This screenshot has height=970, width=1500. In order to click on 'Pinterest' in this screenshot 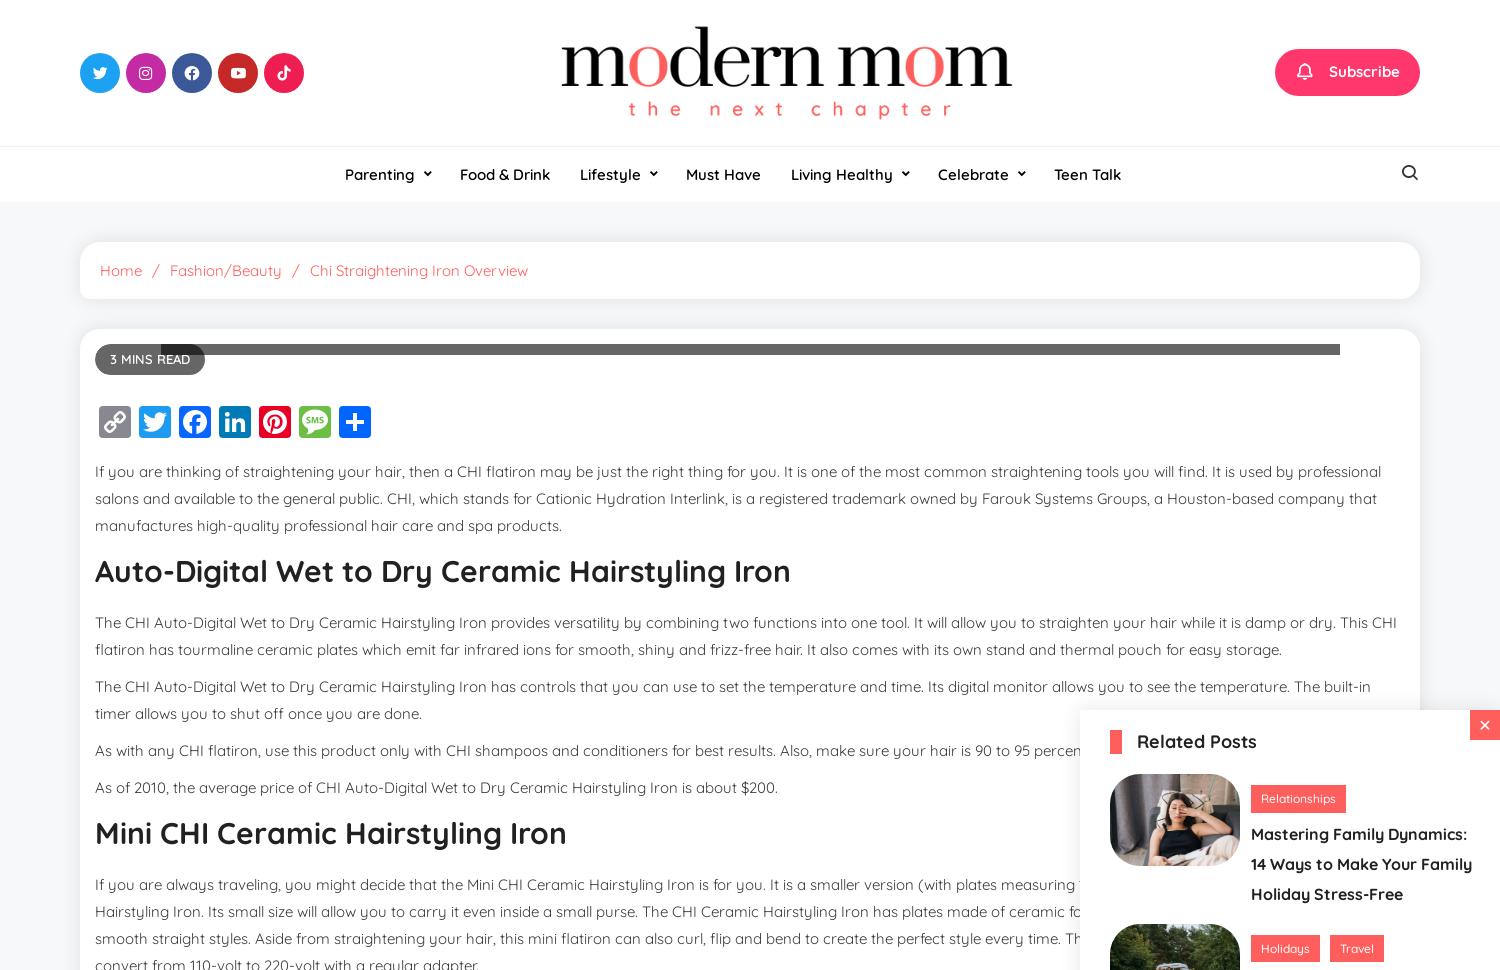, I will do `click(354, 422)`.